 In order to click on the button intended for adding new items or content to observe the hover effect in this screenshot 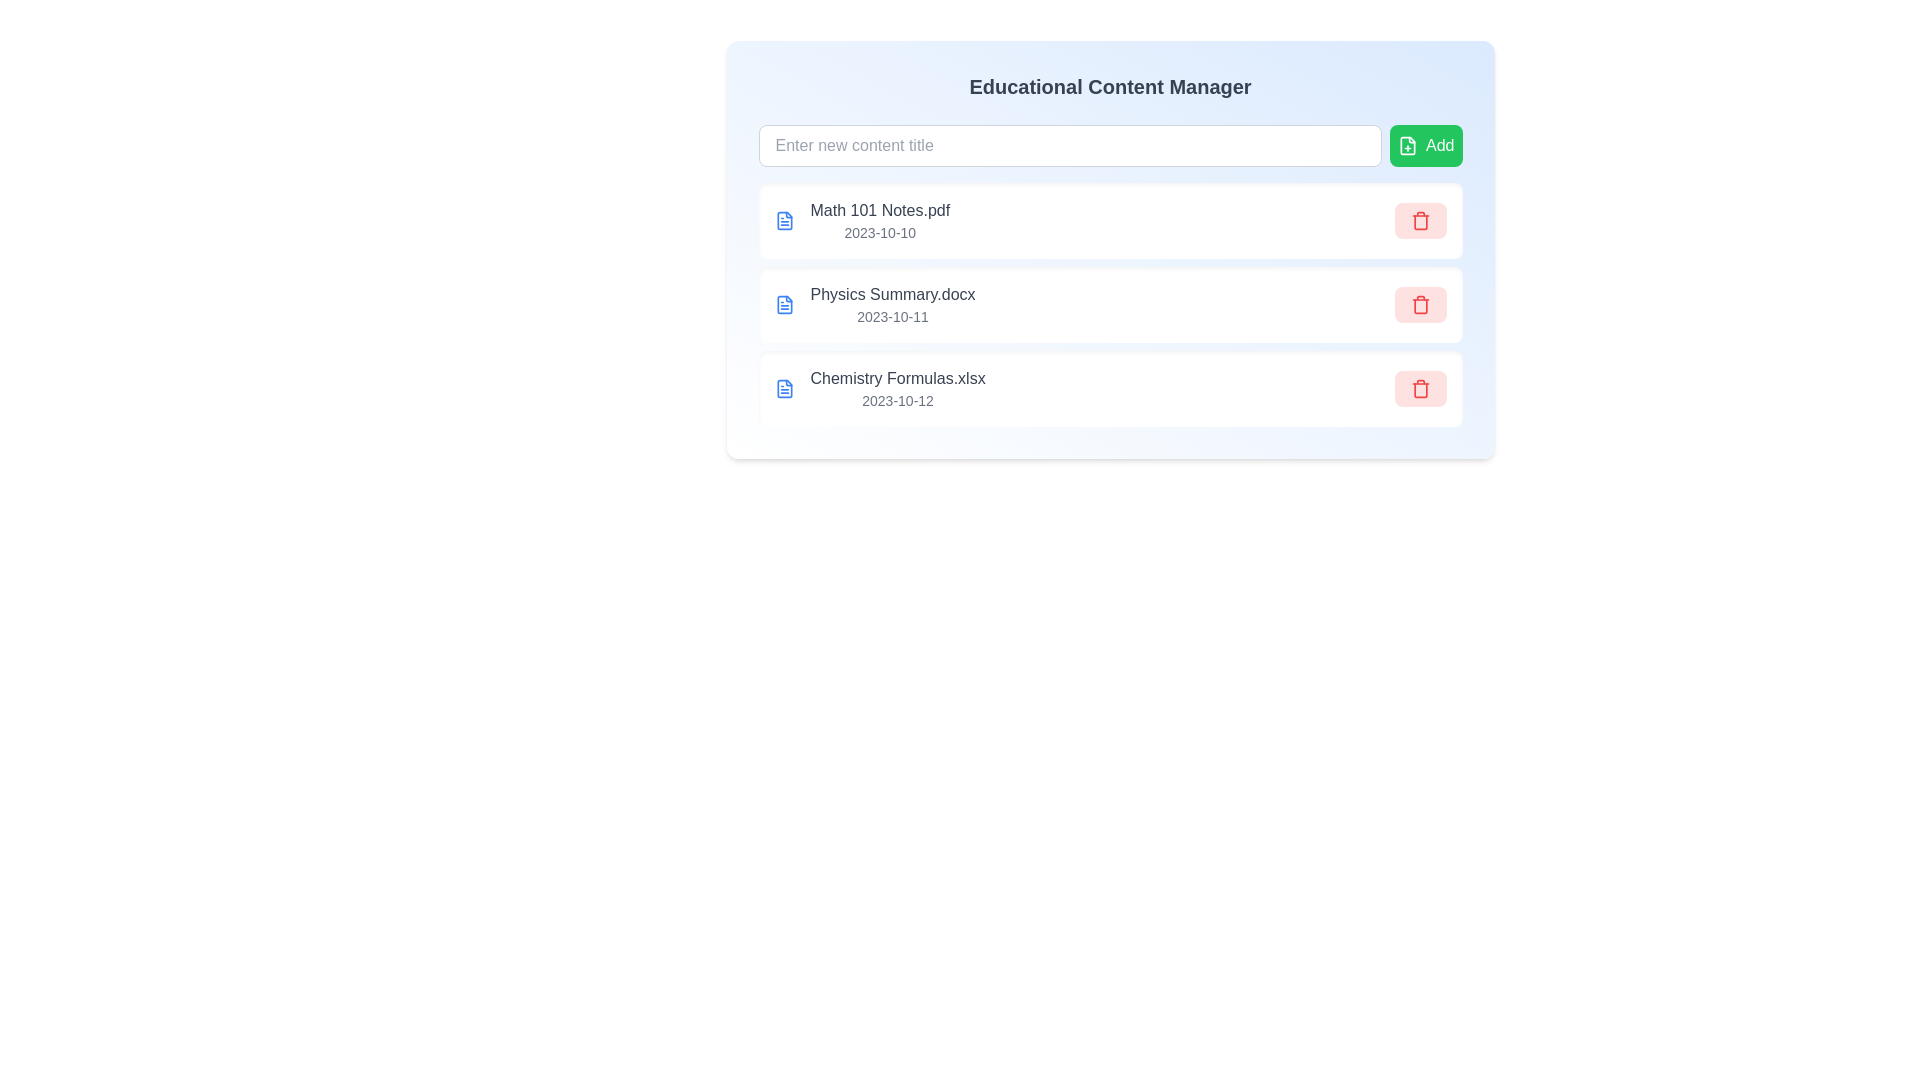, I will do `click(1425, 145)`.